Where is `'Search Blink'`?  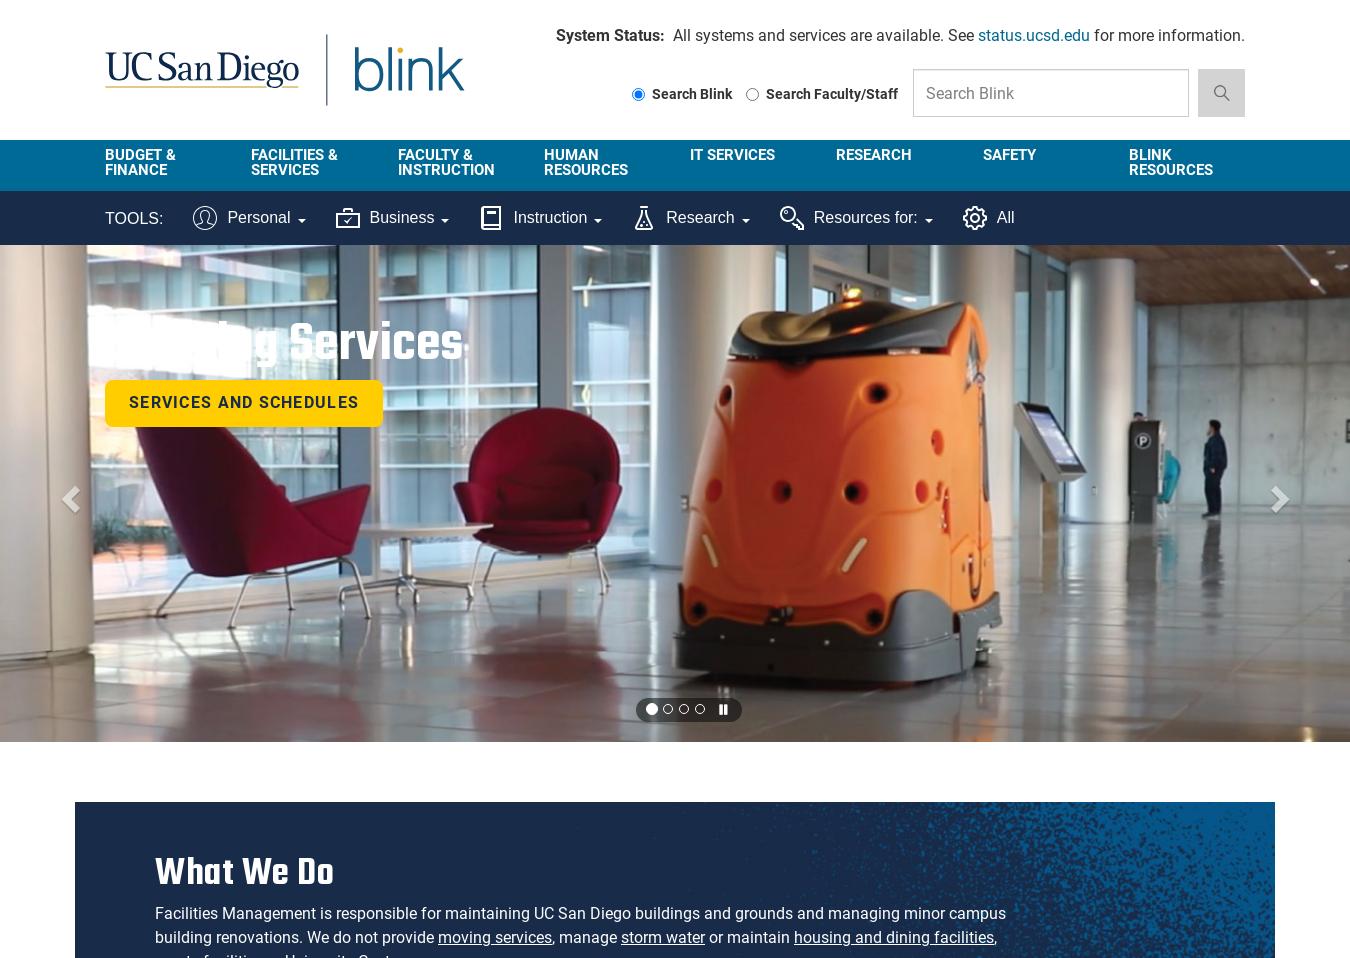
'Search Blink' is located at coordinates (650, 93).